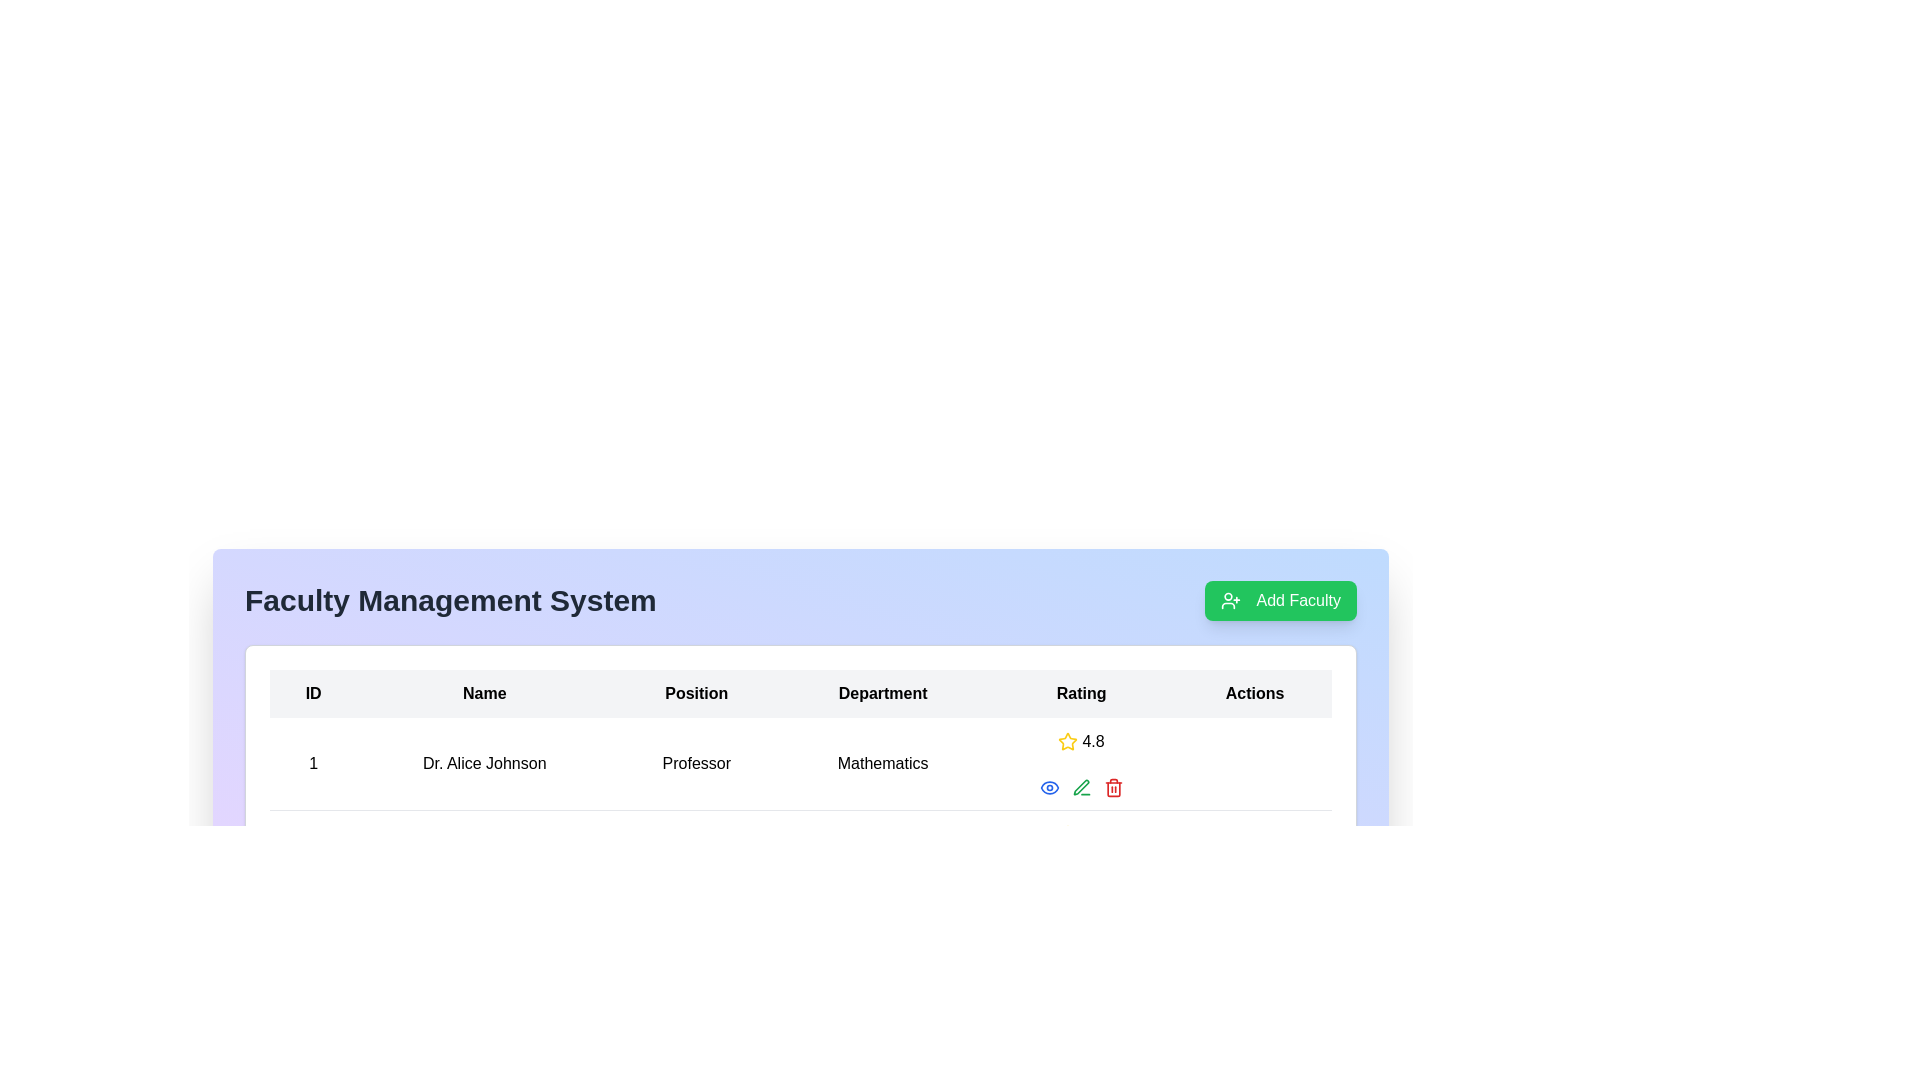  What do you see at coordinates (882, 693) in the screenshot?
I see `the static text label displaying 'Department' in the header row of the table` at bounding box center [882, 693].